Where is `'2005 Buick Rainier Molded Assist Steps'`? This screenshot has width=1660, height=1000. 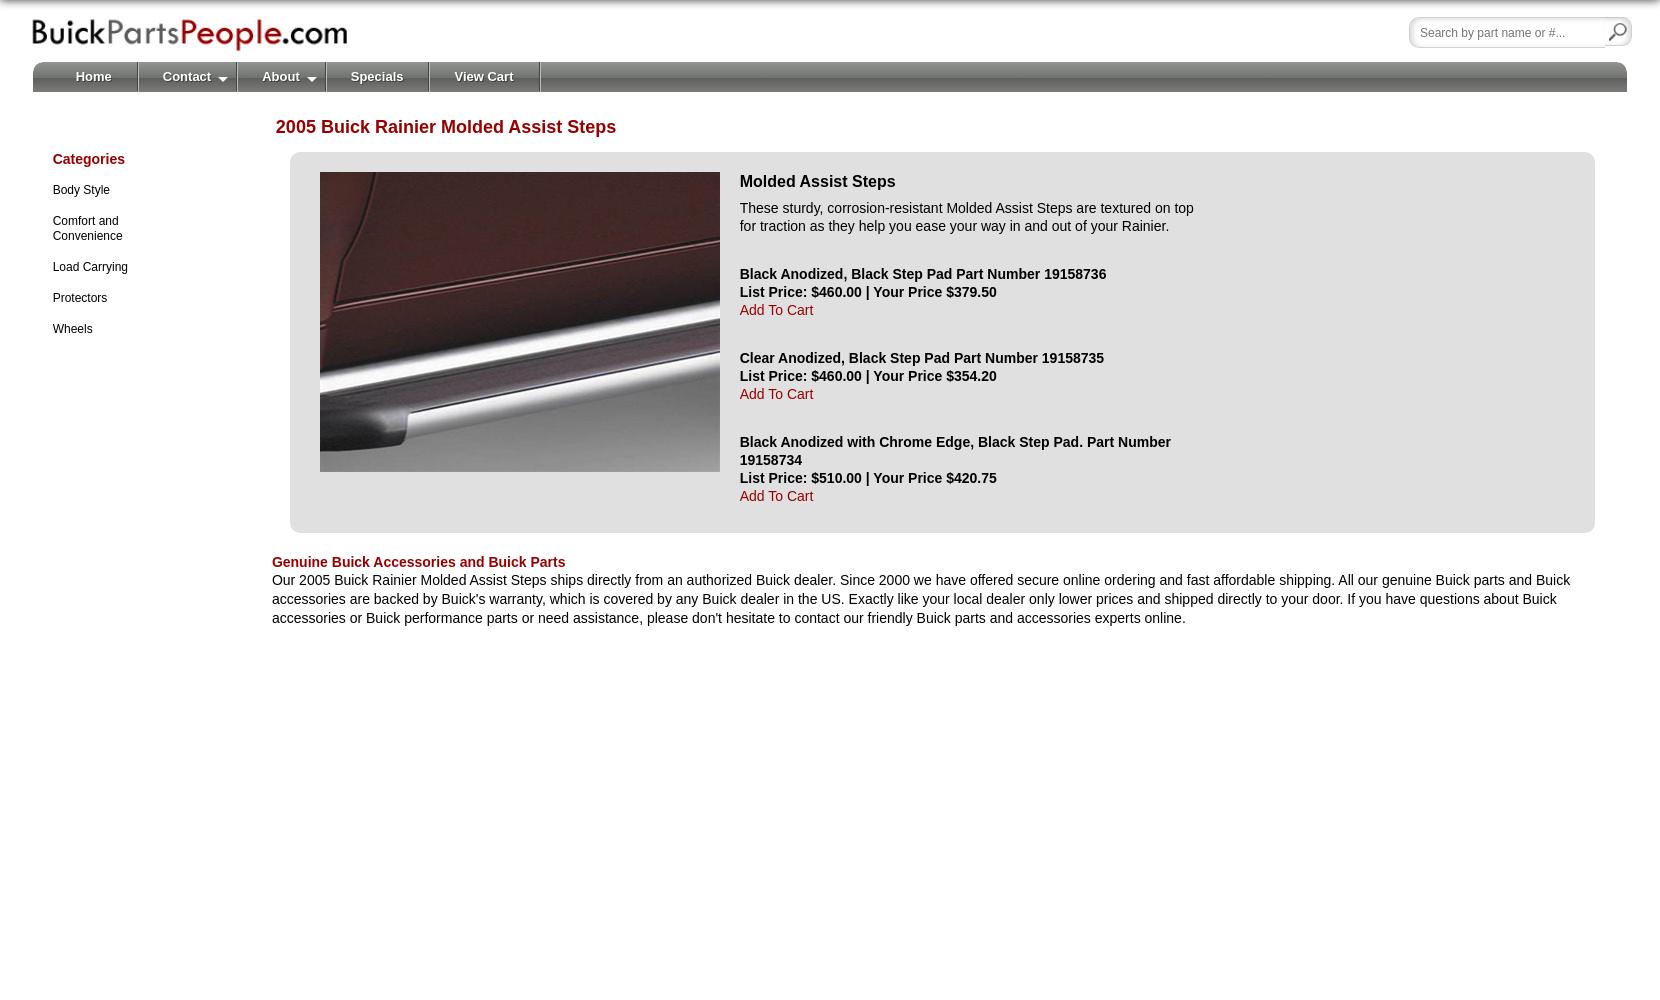
'2005 Buick Rainier Molded Assist Steps' is located at coordinates (274, 126).